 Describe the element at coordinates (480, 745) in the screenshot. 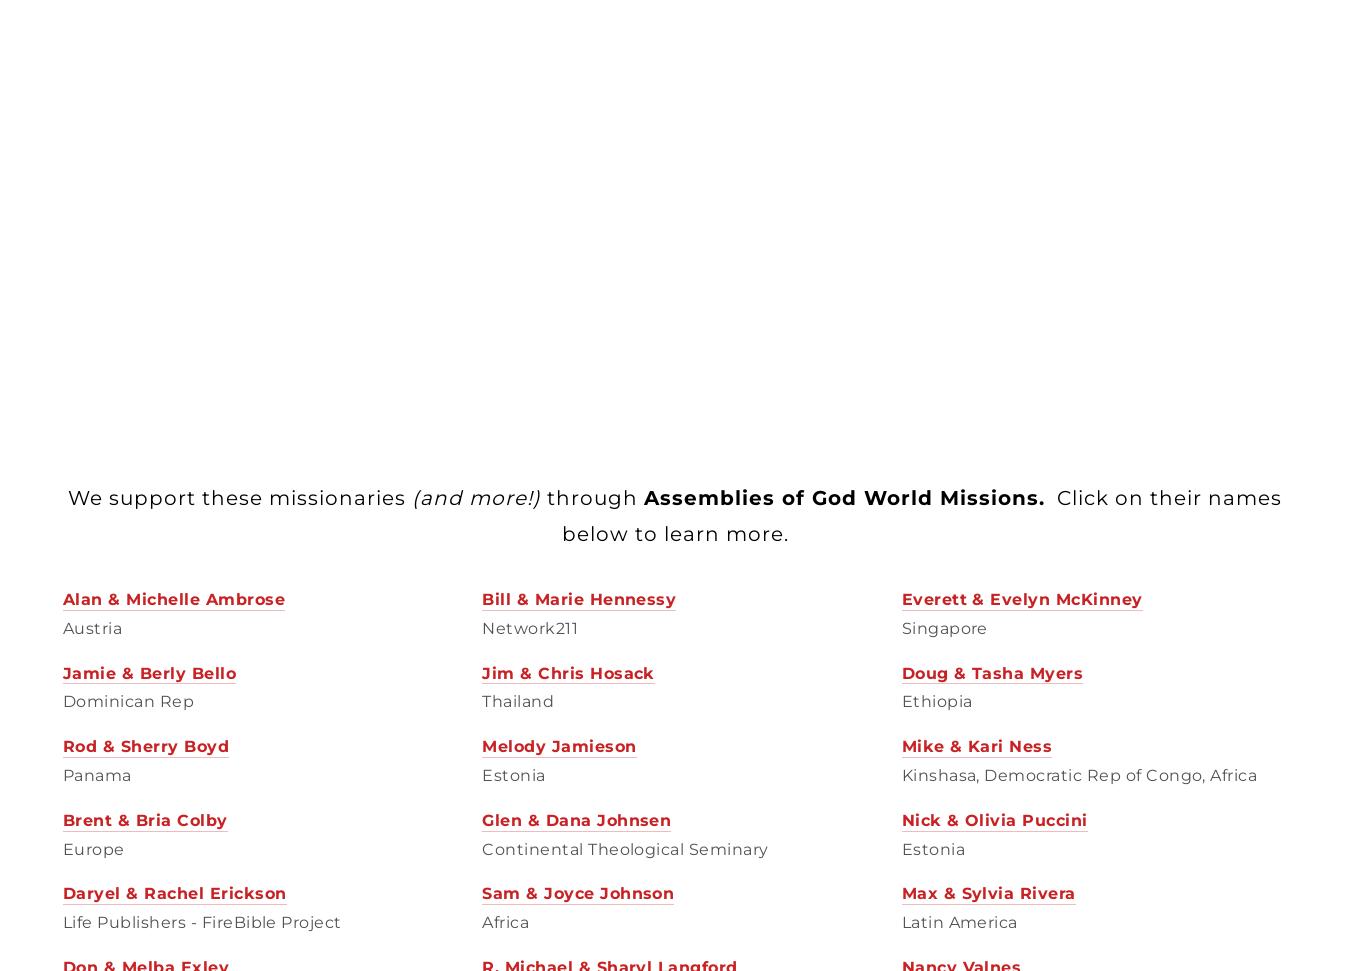

I see `'Melody Jamieson'` at that location.